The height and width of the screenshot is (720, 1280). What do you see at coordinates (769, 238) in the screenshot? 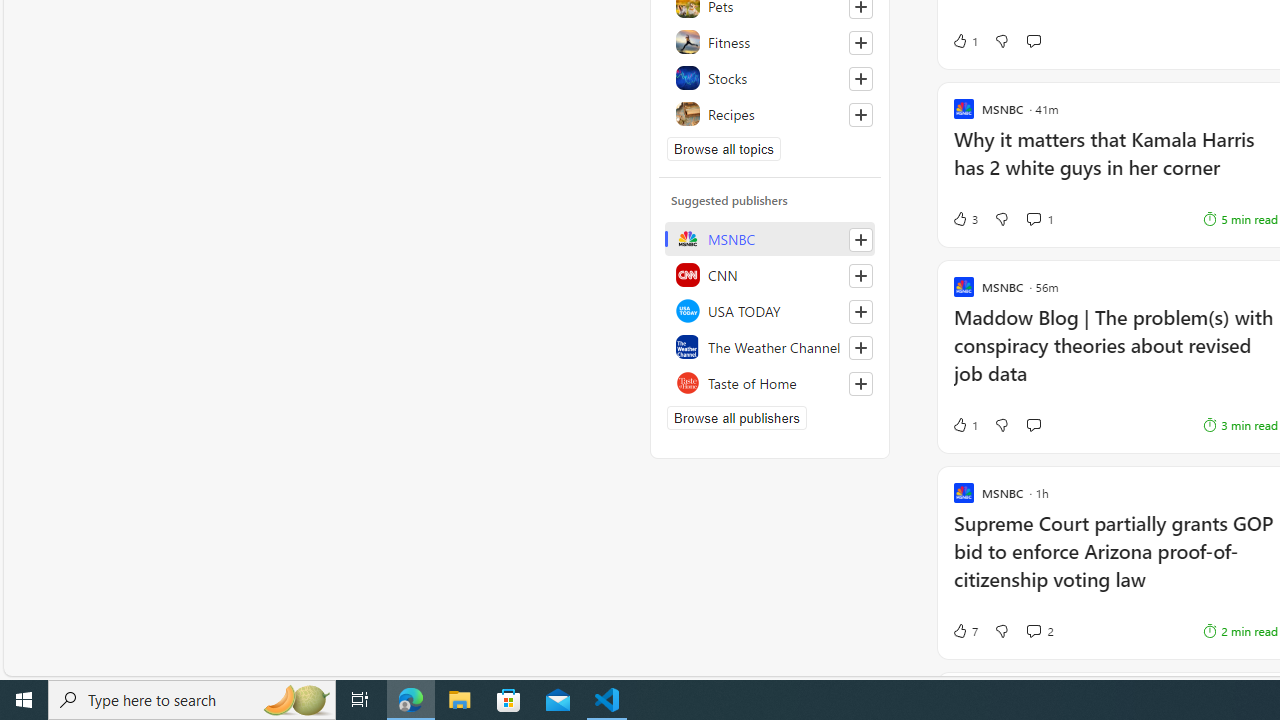
I see `'MSNBC'` at bounding box center [769, 238].